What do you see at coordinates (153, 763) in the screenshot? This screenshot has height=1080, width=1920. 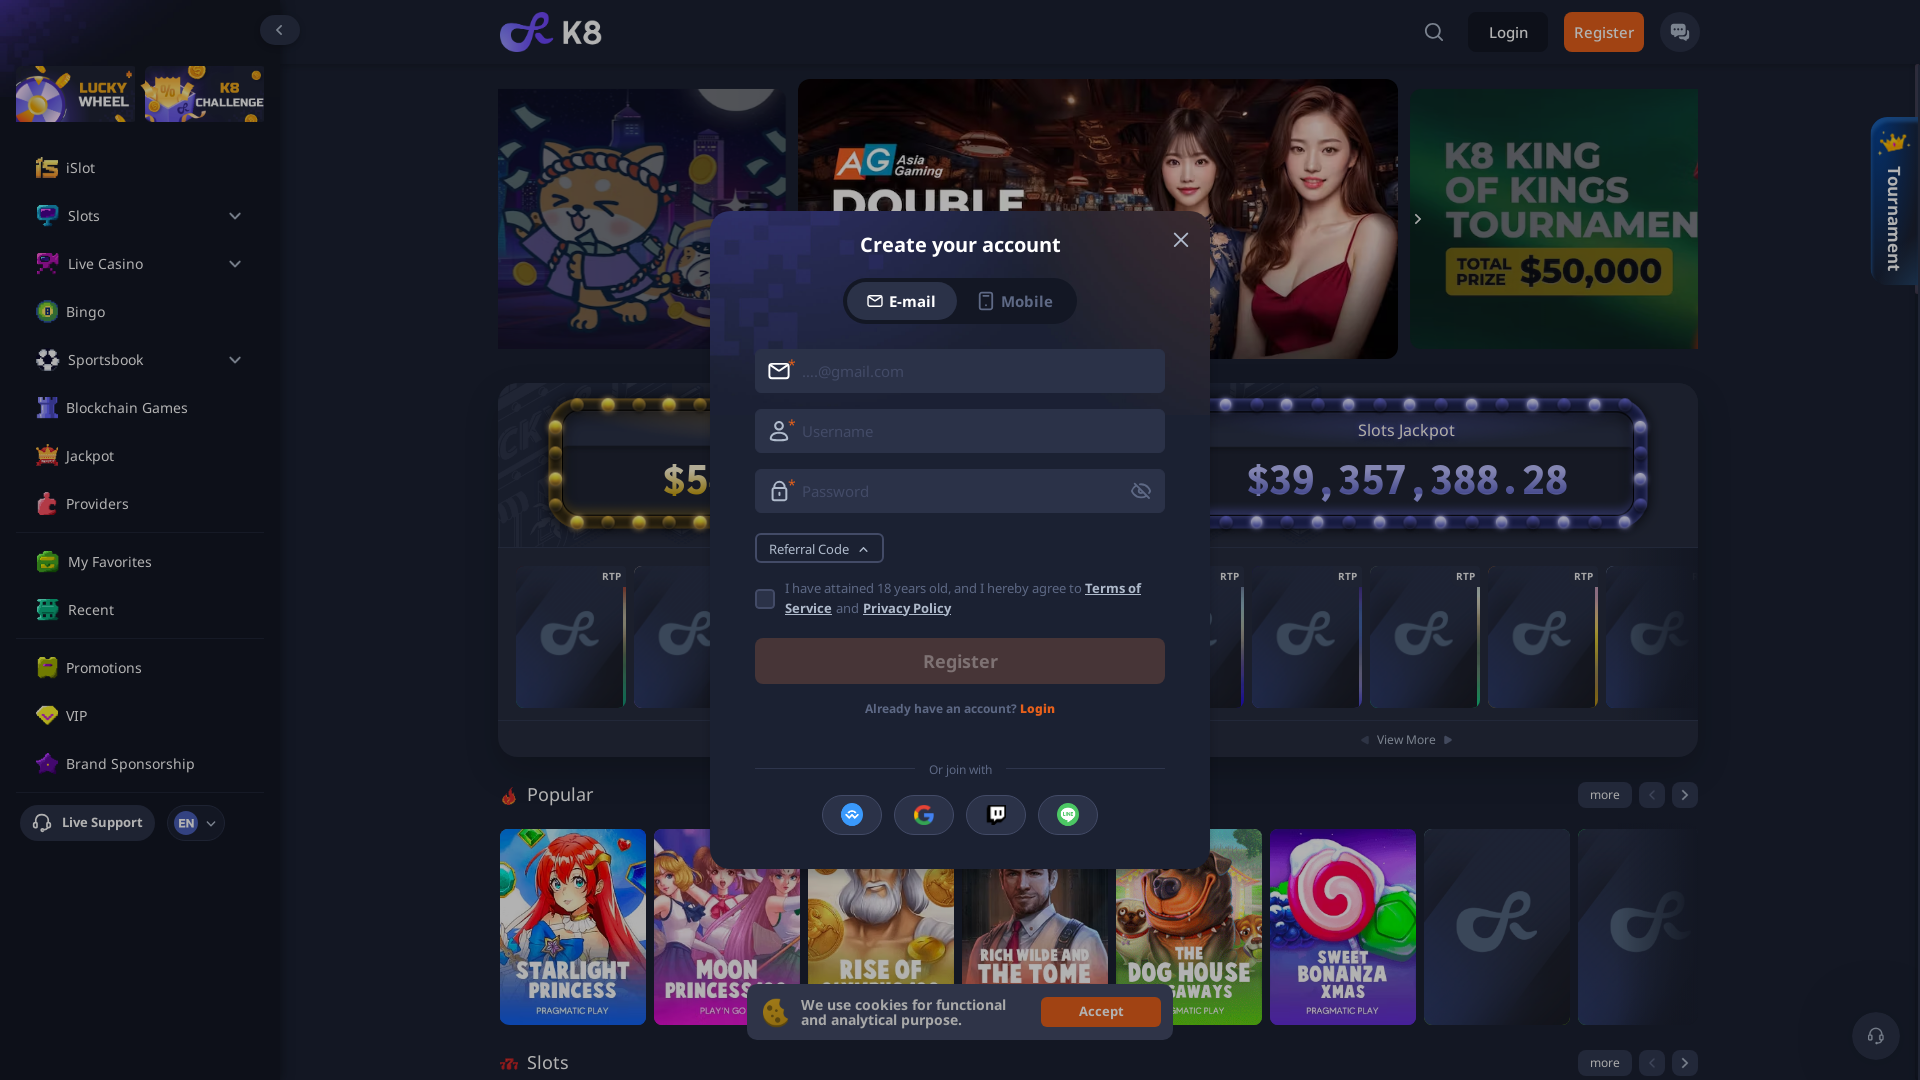 I see `'Brand Sponsorship'` at bounding box center [153, 763].